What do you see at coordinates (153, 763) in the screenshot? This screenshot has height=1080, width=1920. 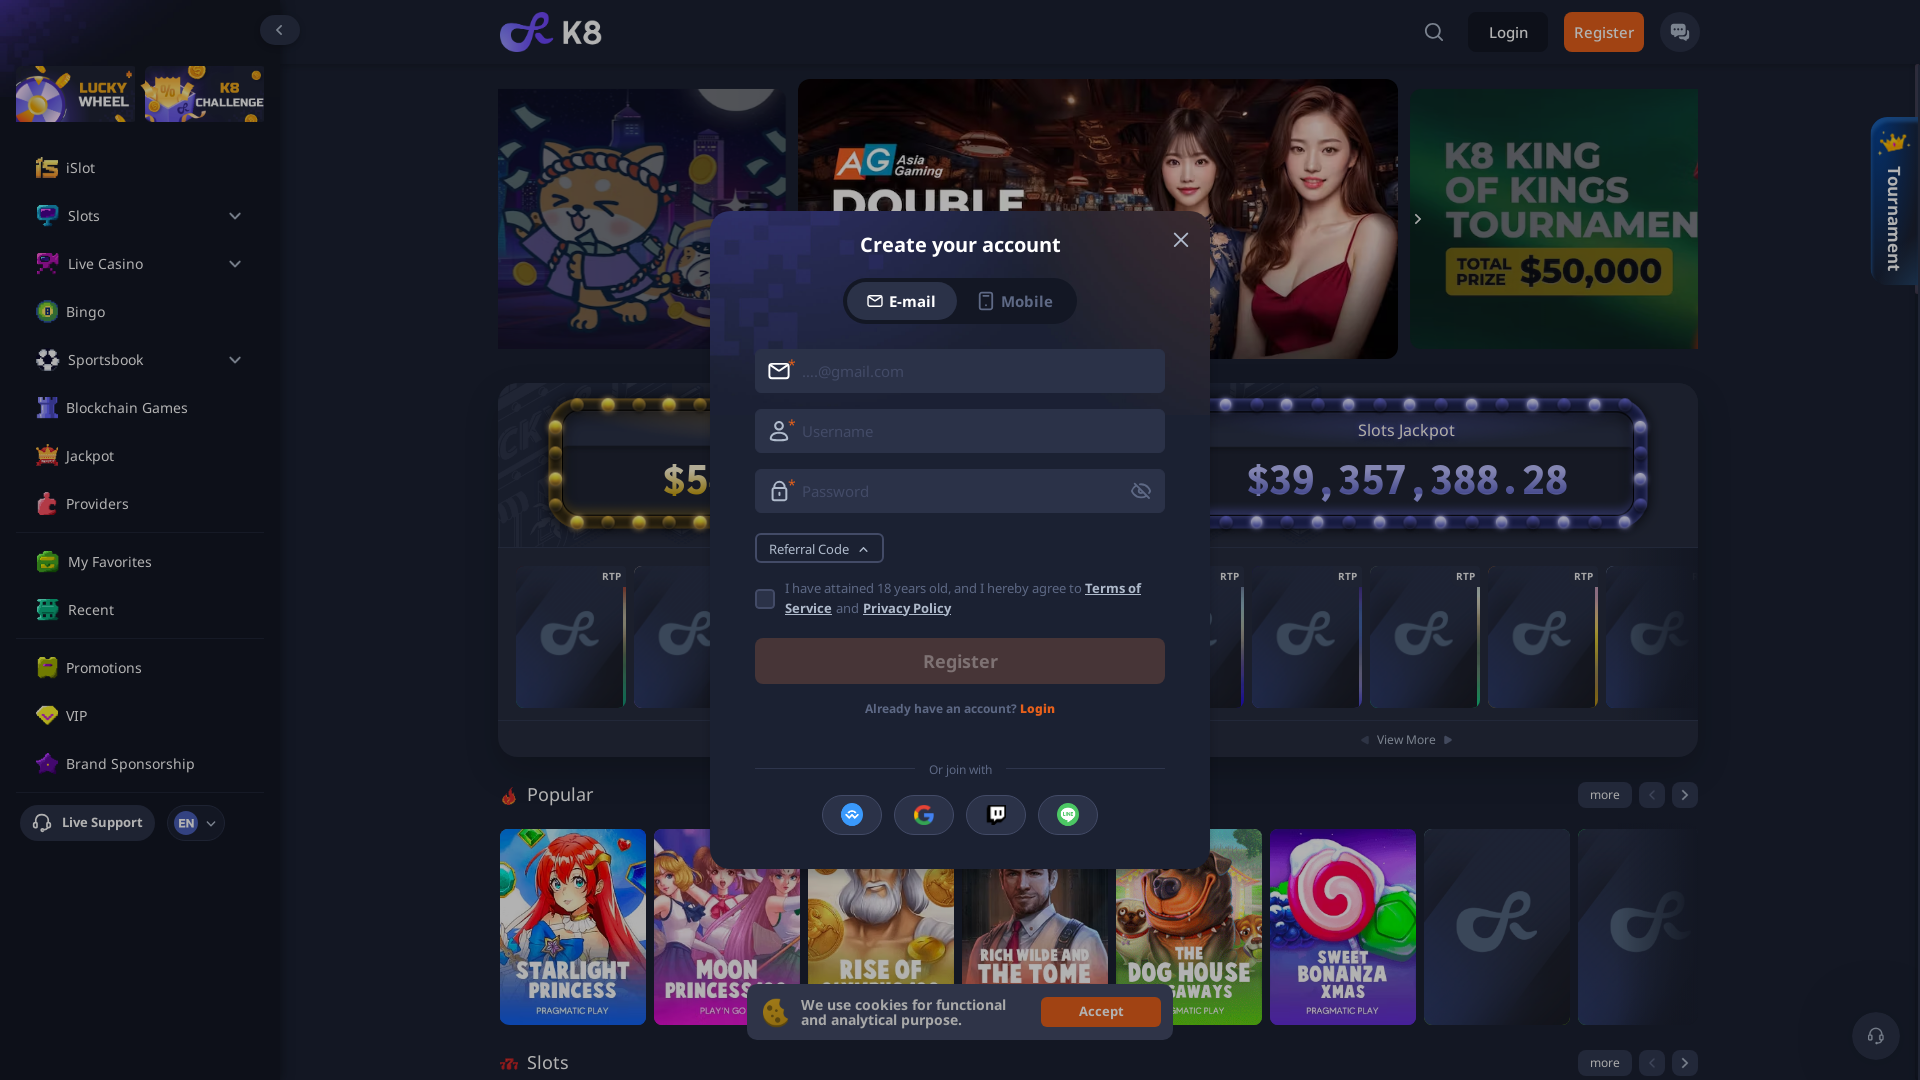 I see `'Brand Sponsorship'` at bounding box center [153, 763].